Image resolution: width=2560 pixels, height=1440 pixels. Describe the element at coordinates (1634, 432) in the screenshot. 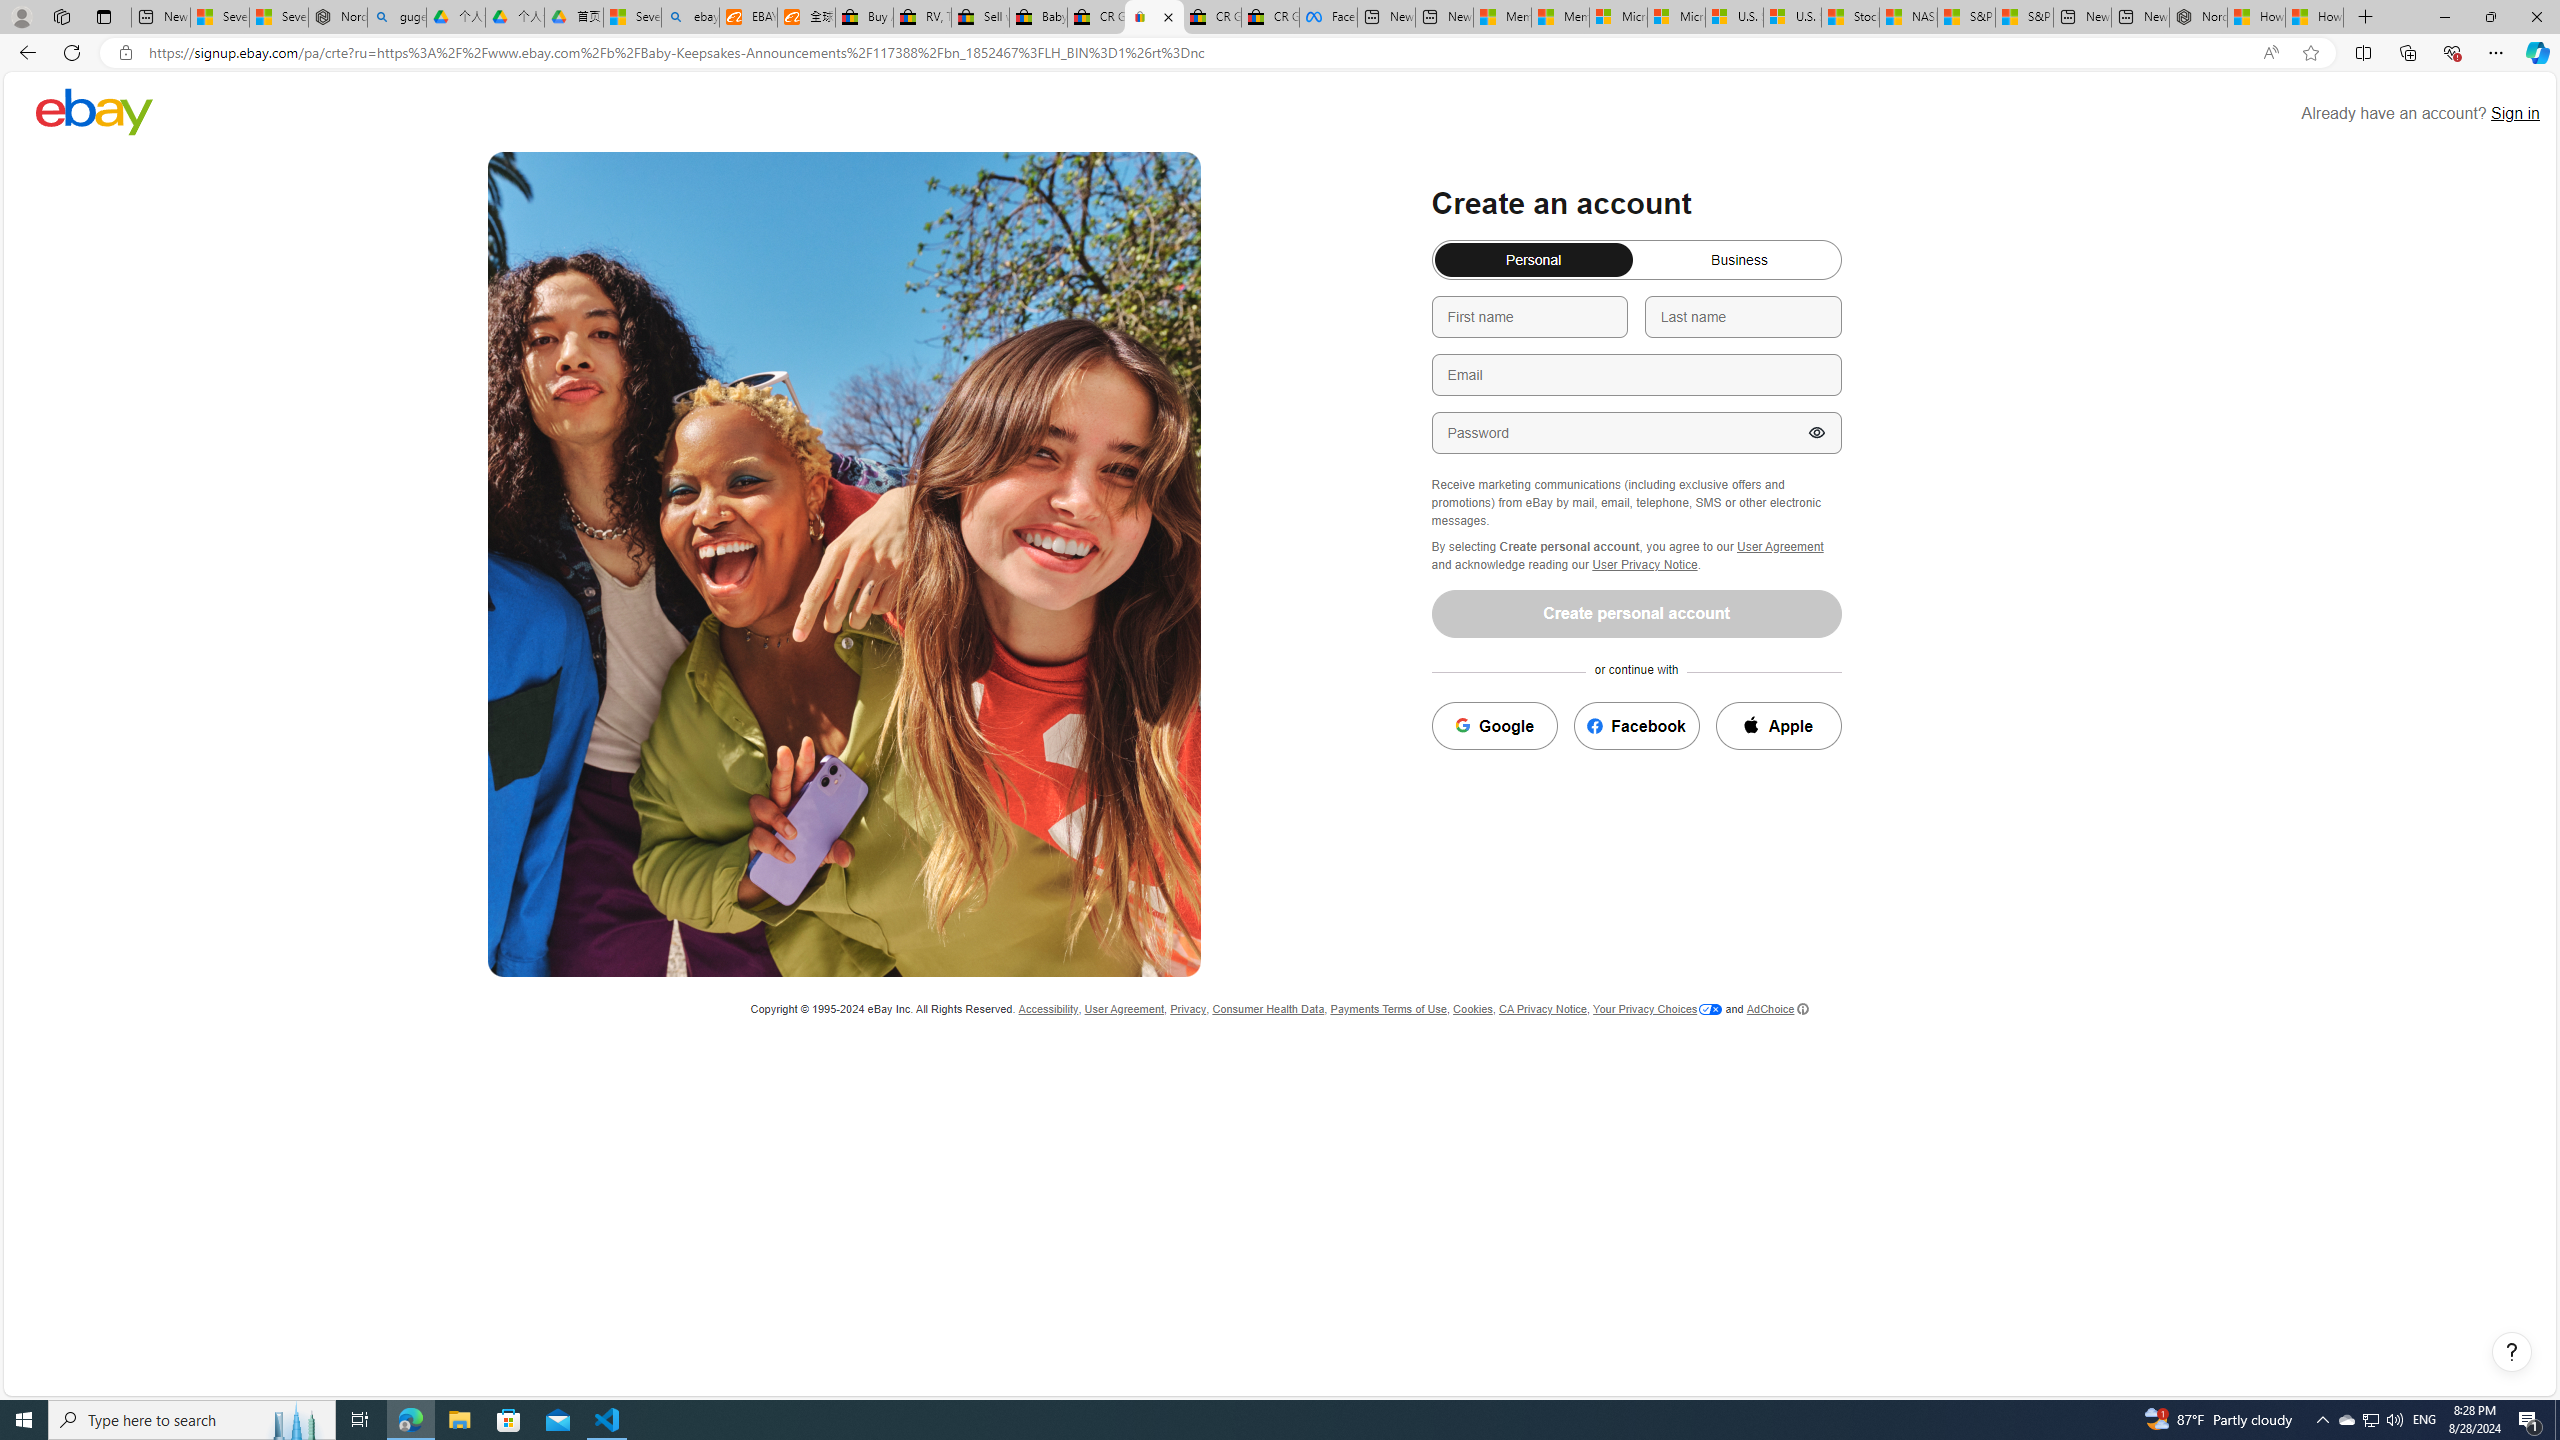

I see `'Password'` at that location.